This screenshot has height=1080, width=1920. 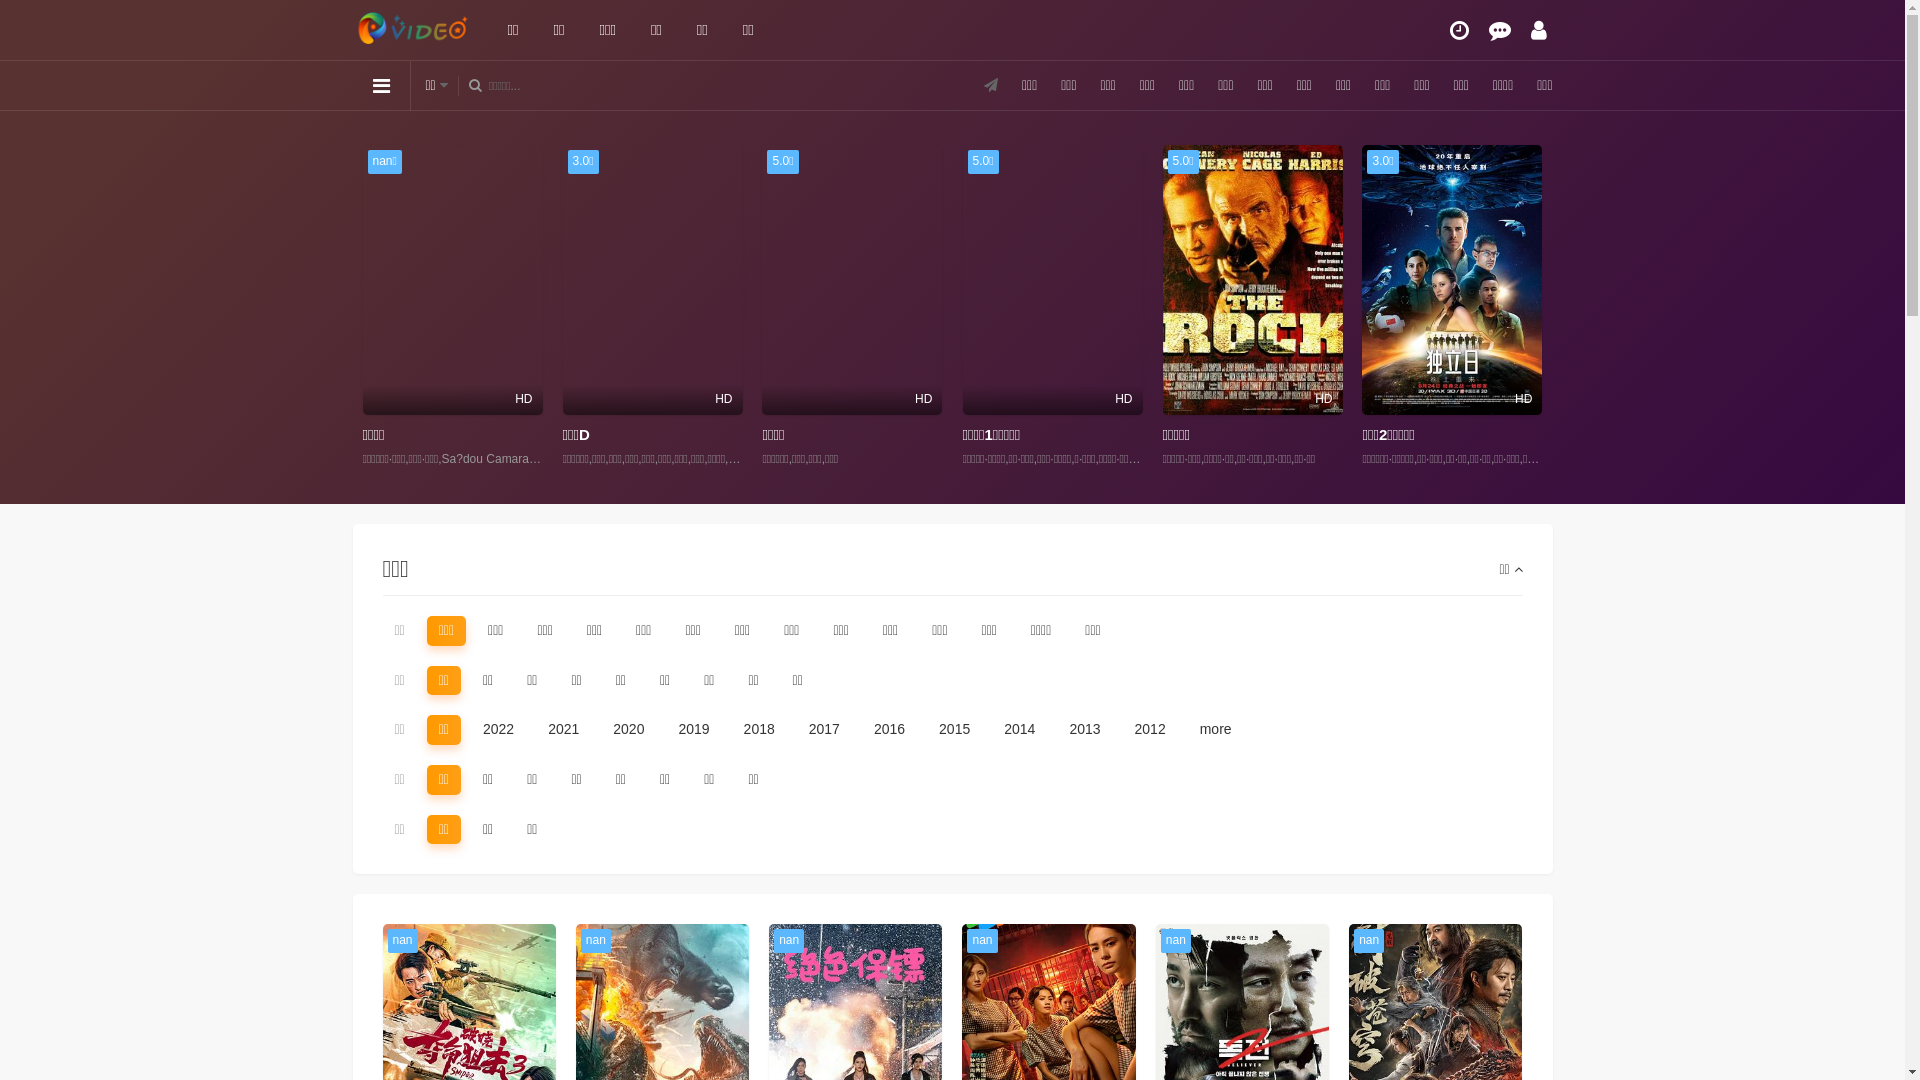 What do you see at coordinates (1019, 729) in the screenshot?
I see `'2014'` at bounding box center [1019, 729].